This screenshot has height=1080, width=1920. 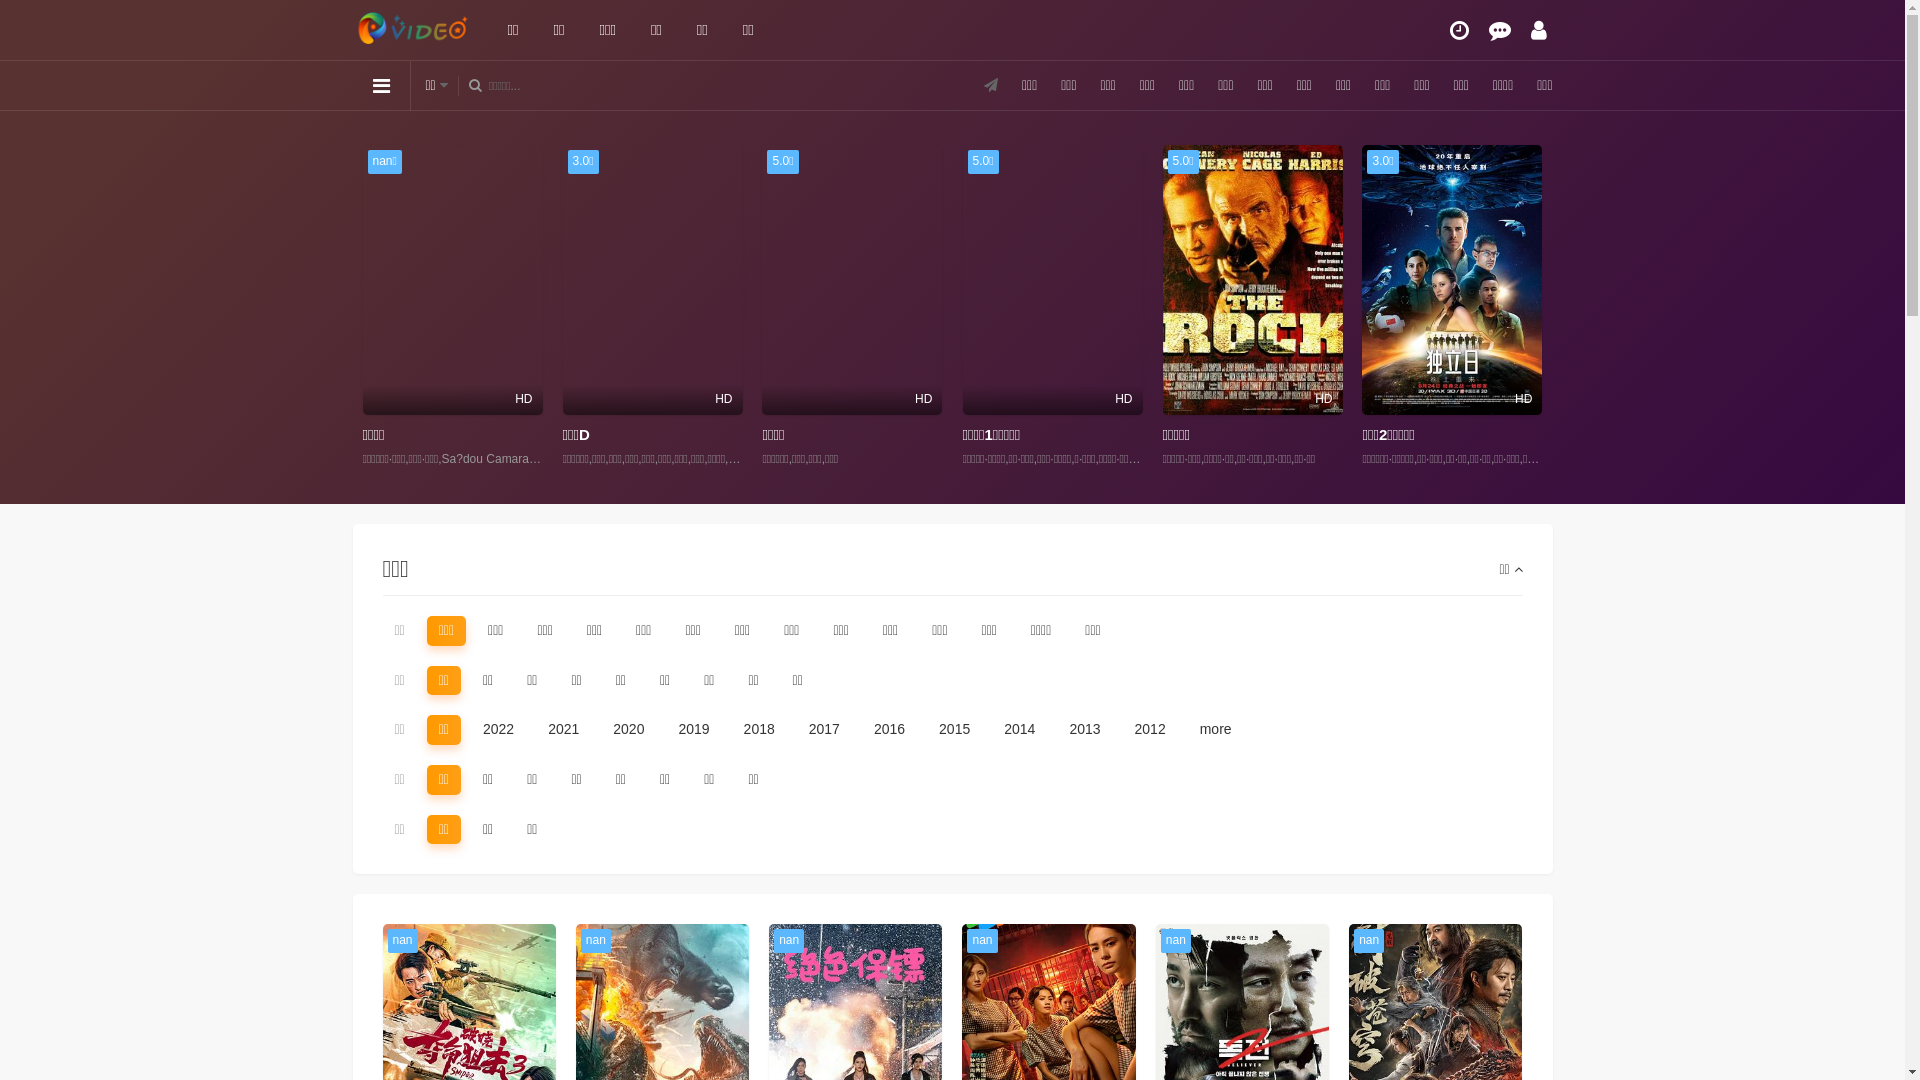 What do you see at coordinates (1019, 729) in the screenshot?
I see `'2014'` at bounding box center [1019, 729].